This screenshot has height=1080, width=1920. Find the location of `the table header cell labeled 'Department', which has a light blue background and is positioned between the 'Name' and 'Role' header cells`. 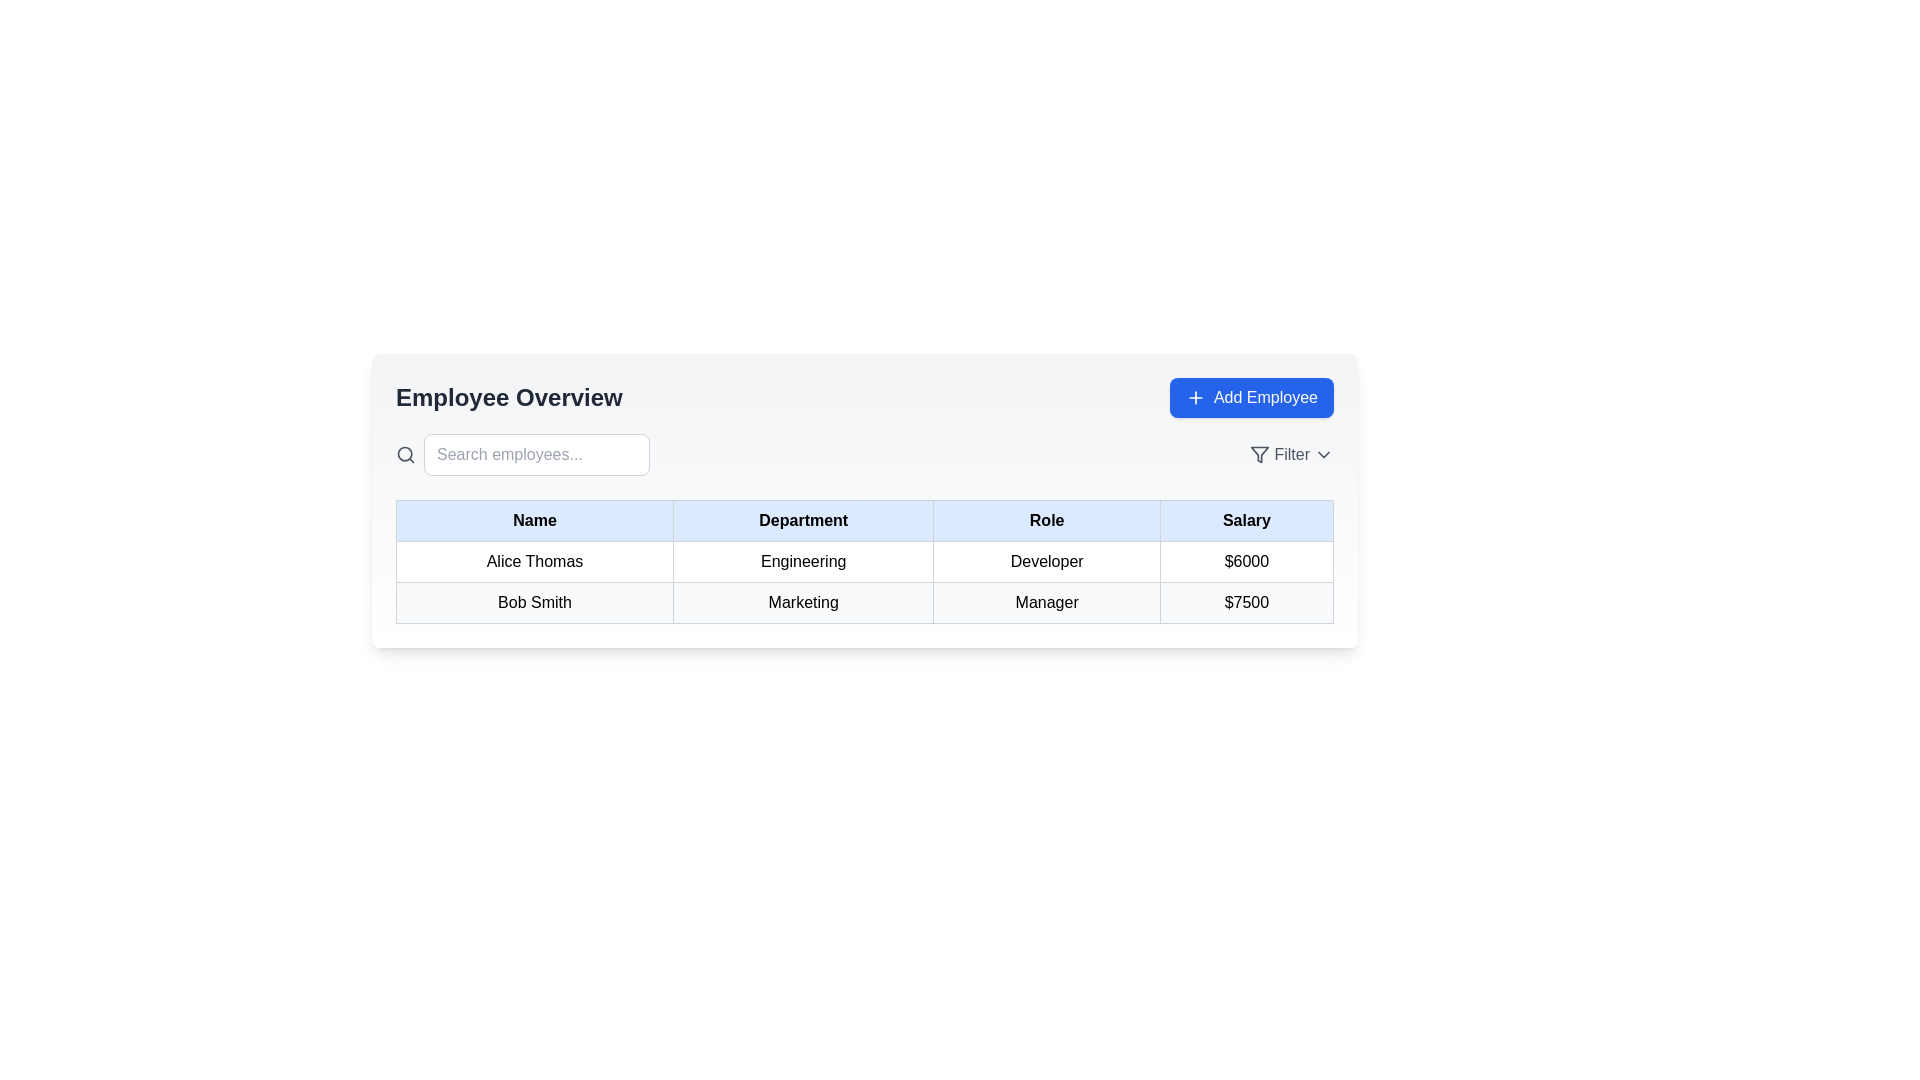

the table header cell labeled 'Department', which has a light blue background and is positioned between the 'Name' and 'Role' header cells is located at coordinates (803, 519).